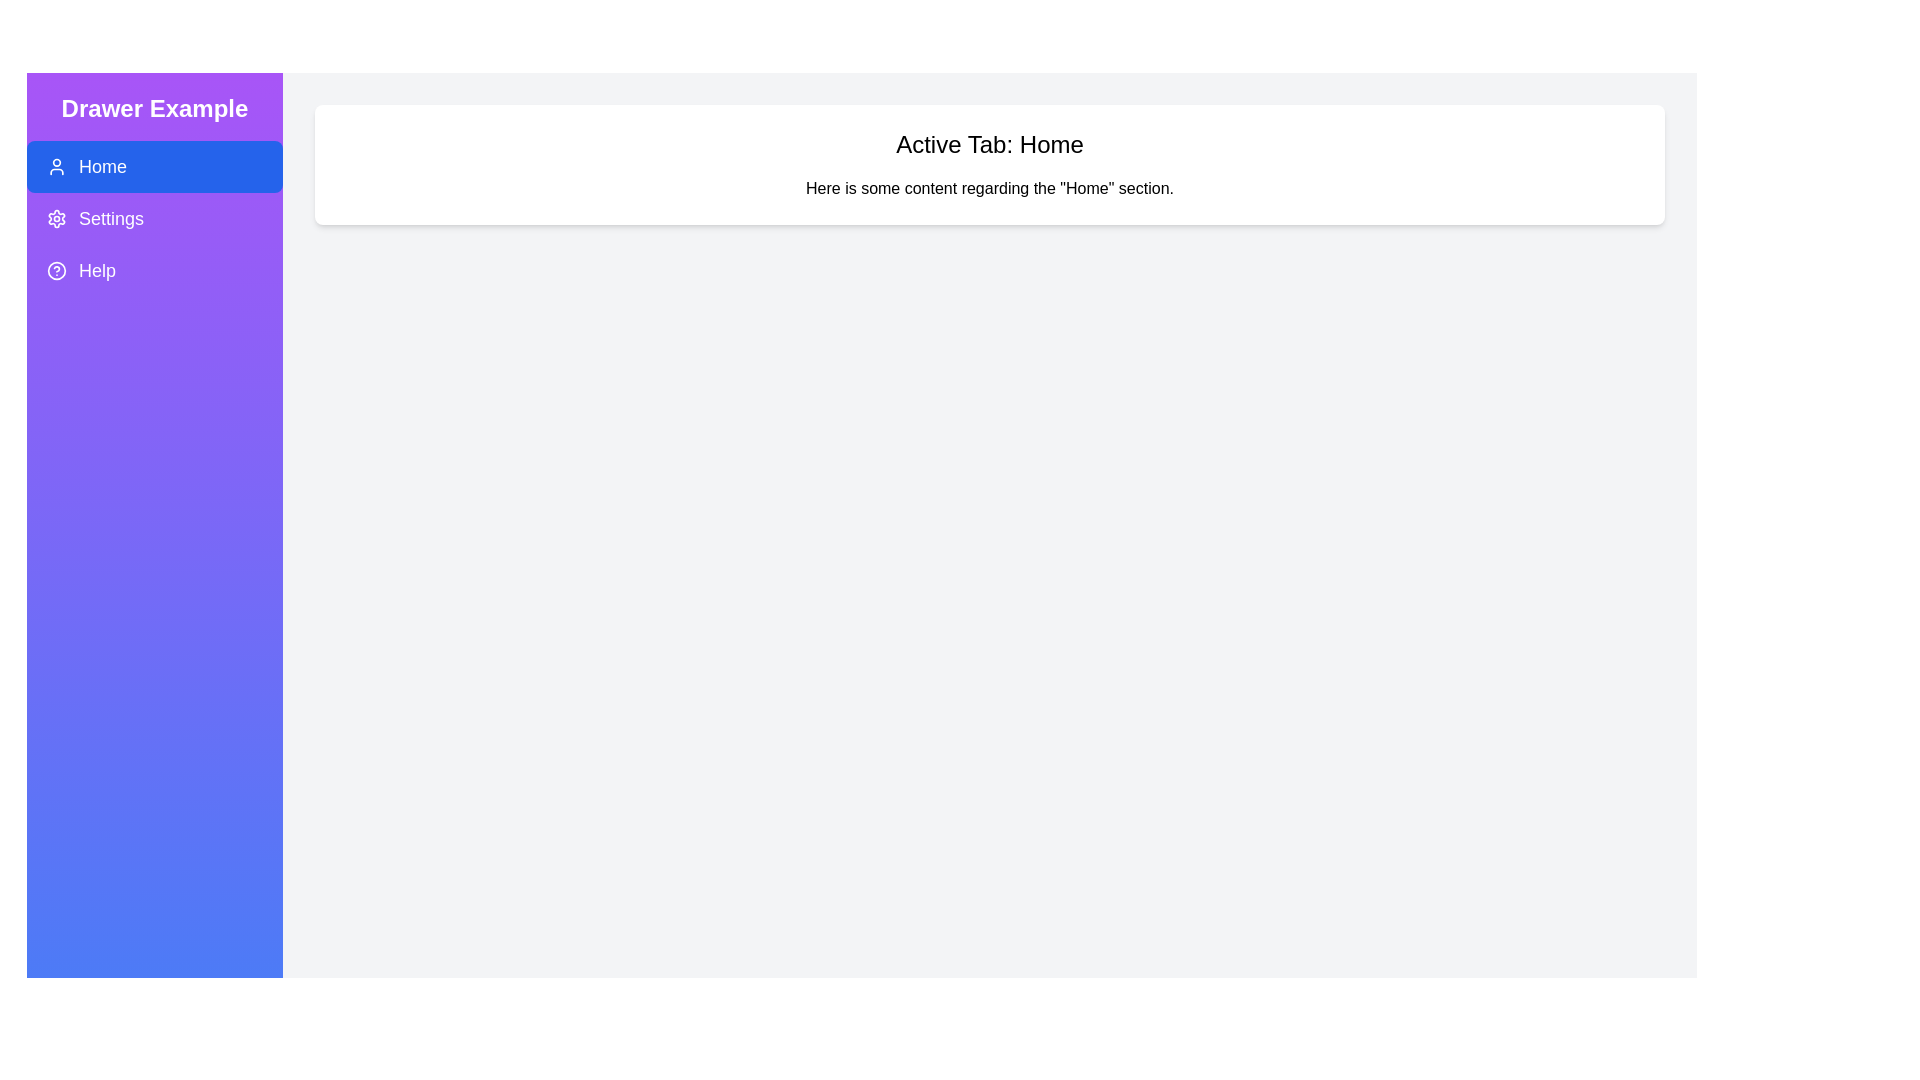 The image size is (1920, 1080). I want to click on the menu item Home in the drawer, so click(153, 165).